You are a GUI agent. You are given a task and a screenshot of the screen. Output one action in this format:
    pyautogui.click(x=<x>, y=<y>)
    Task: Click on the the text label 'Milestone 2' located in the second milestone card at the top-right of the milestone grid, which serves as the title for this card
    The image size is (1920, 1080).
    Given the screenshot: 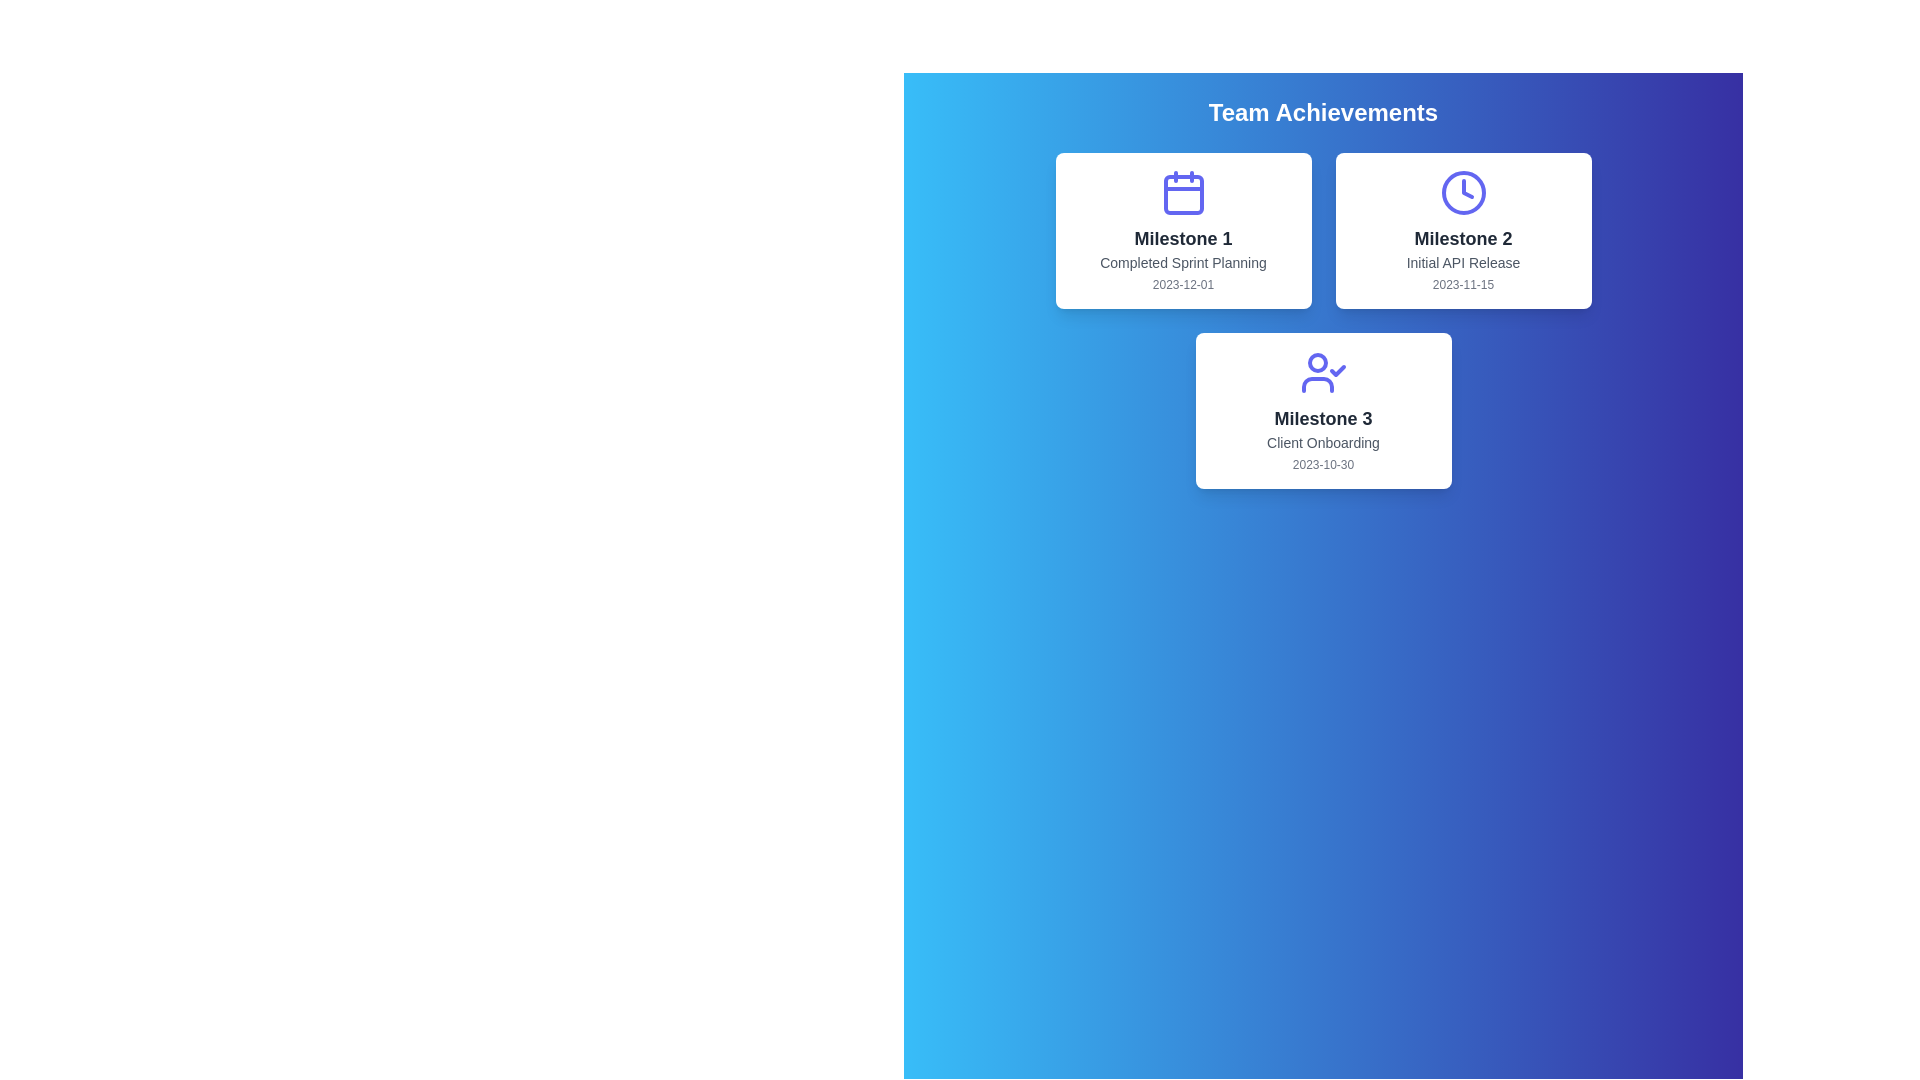 What is the action you would take?
    pyautogui.click(x=1463, y=238)
    